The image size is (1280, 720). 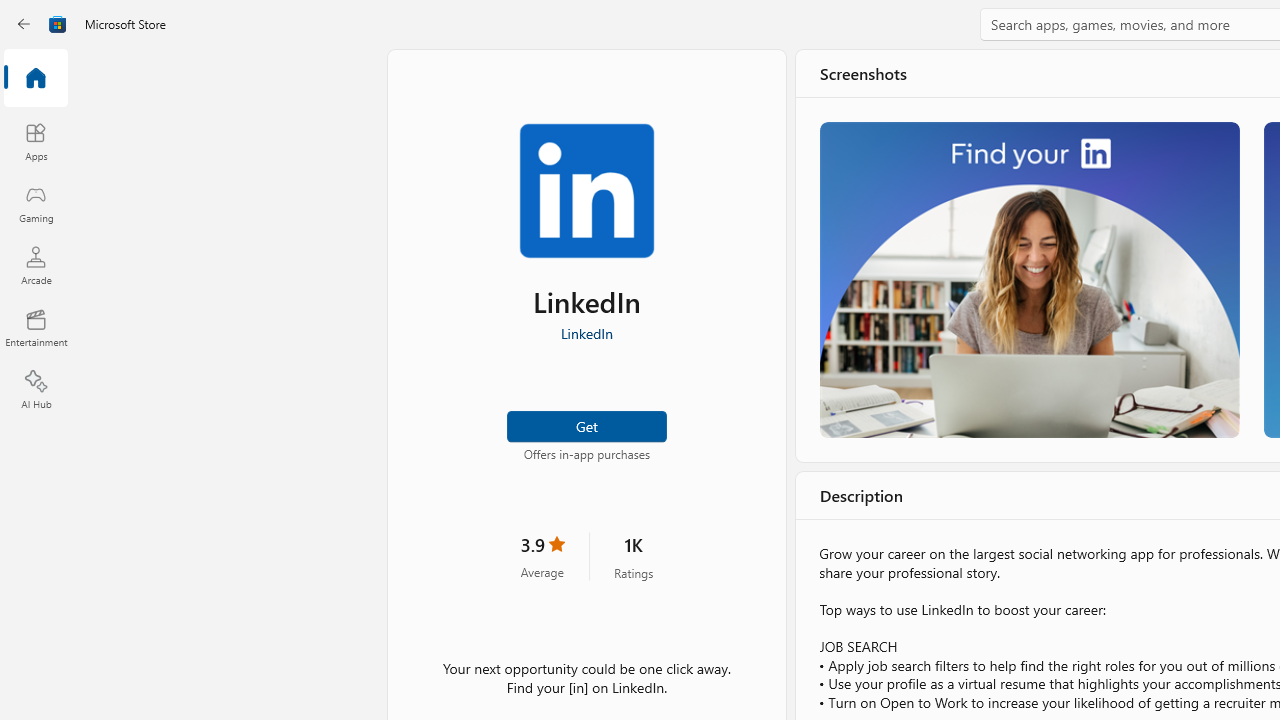 I want to click on 'Entertainment', so click(x=35, y=326).